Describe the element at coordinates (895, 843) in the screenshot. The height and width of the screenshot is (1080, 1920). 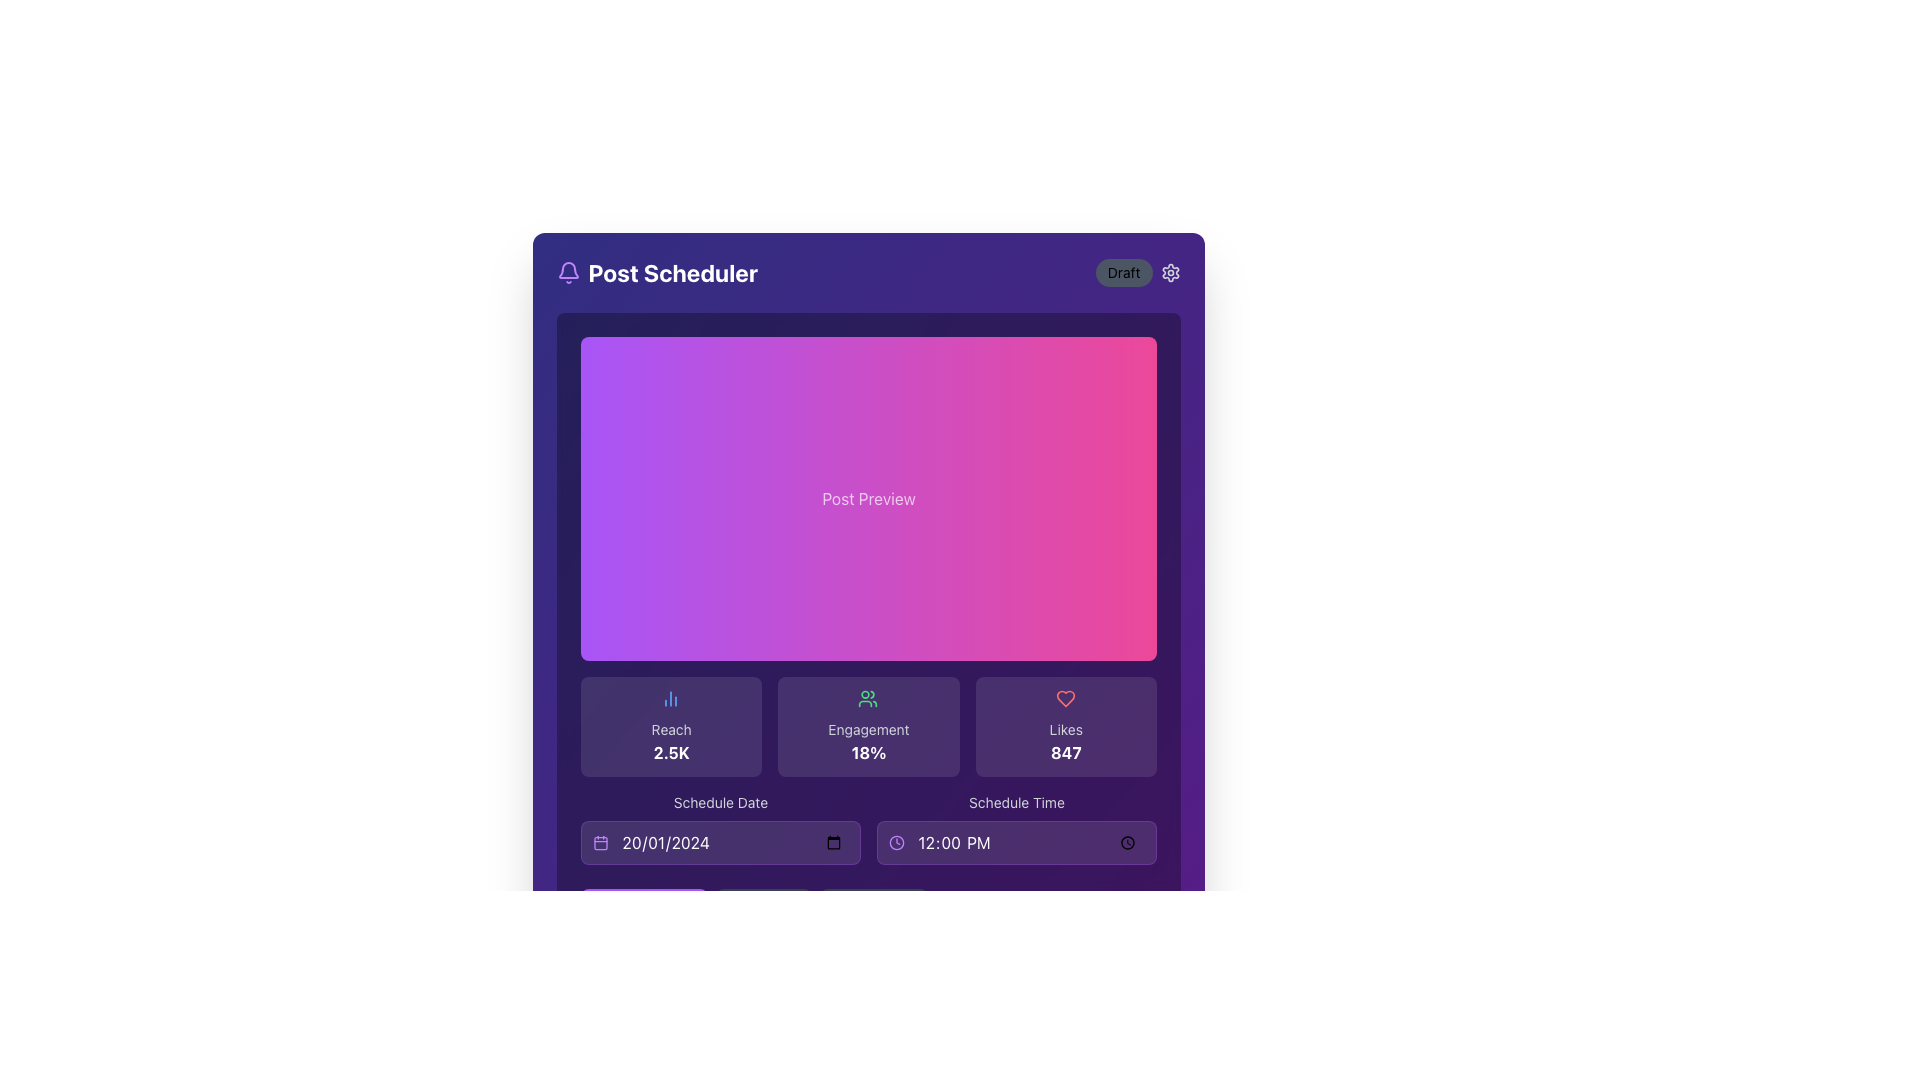
I see `the clock icon located to the left of the time input field in the 'Schedule Time' section at the bottom-right of the interface` at that location.